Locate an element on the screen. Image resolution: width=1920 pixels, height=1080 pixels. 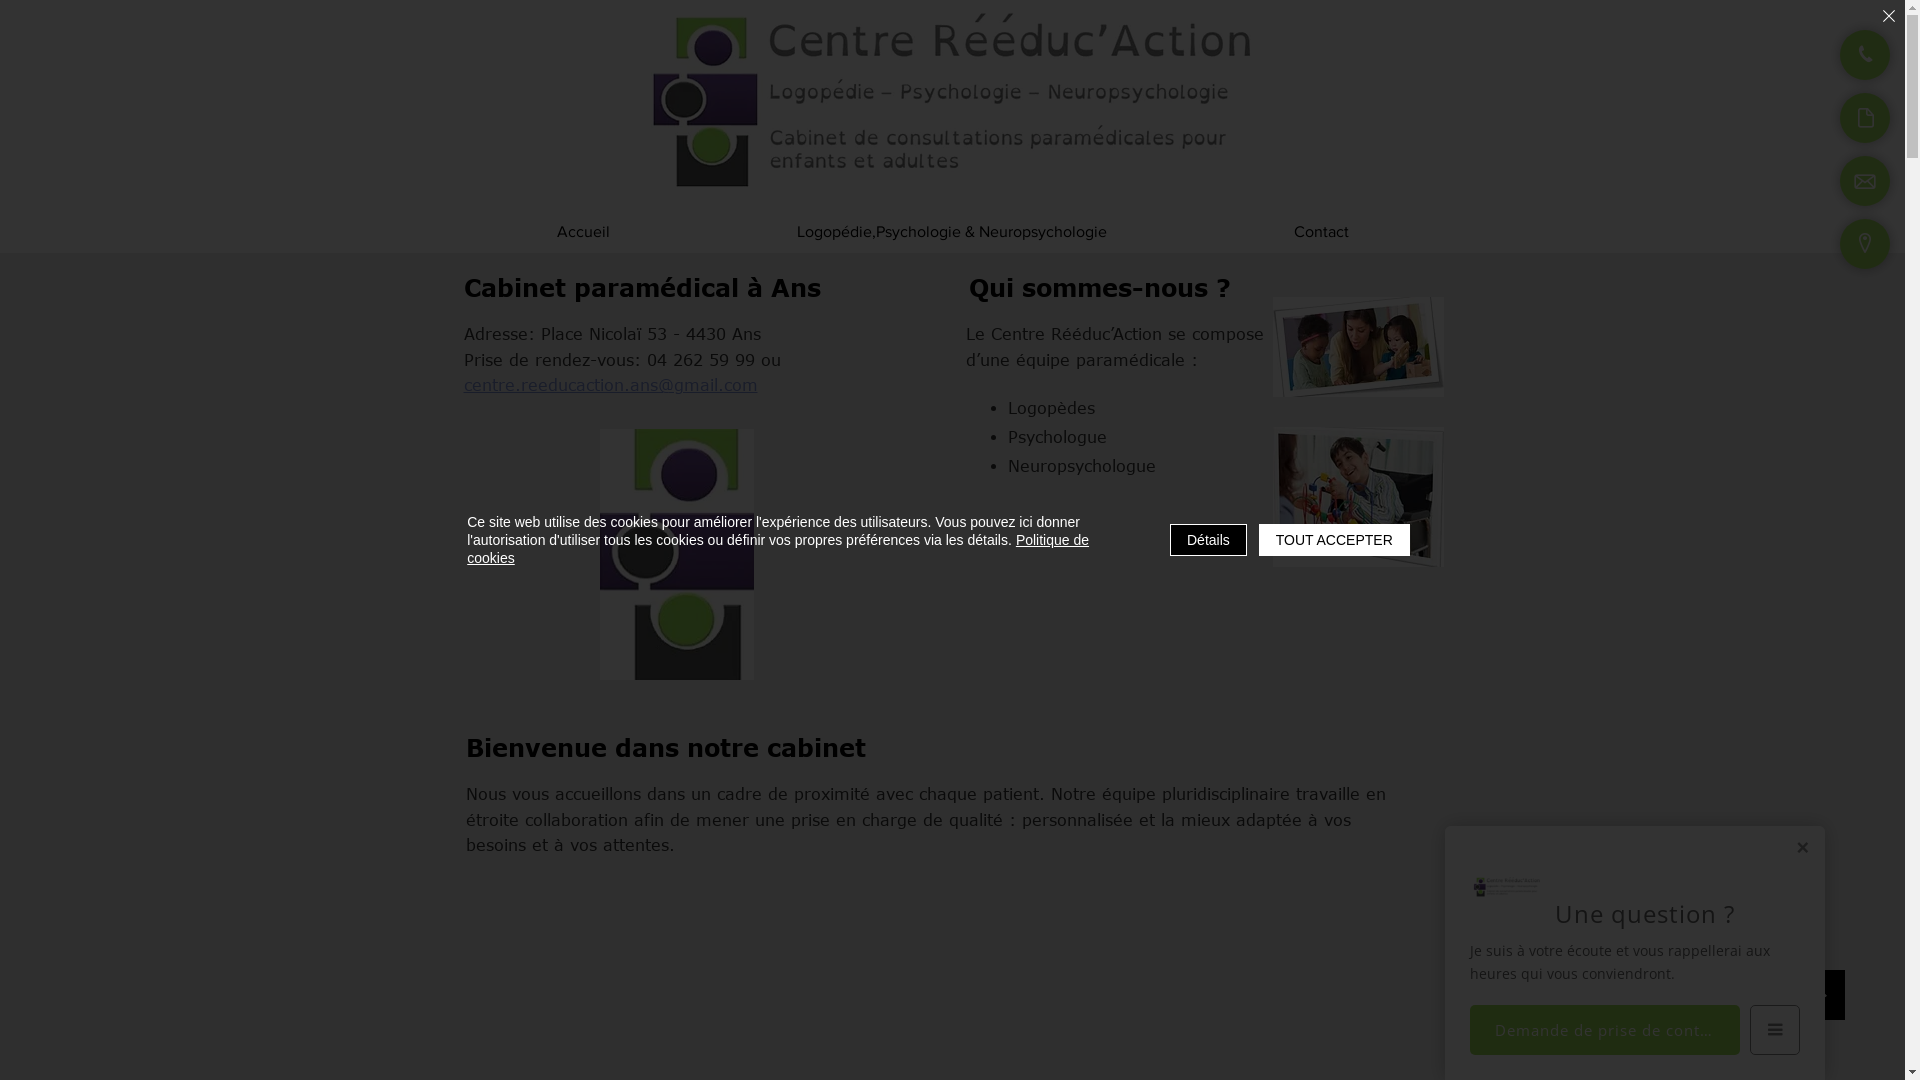
'Contact' is located at coordinates (1320, 230).